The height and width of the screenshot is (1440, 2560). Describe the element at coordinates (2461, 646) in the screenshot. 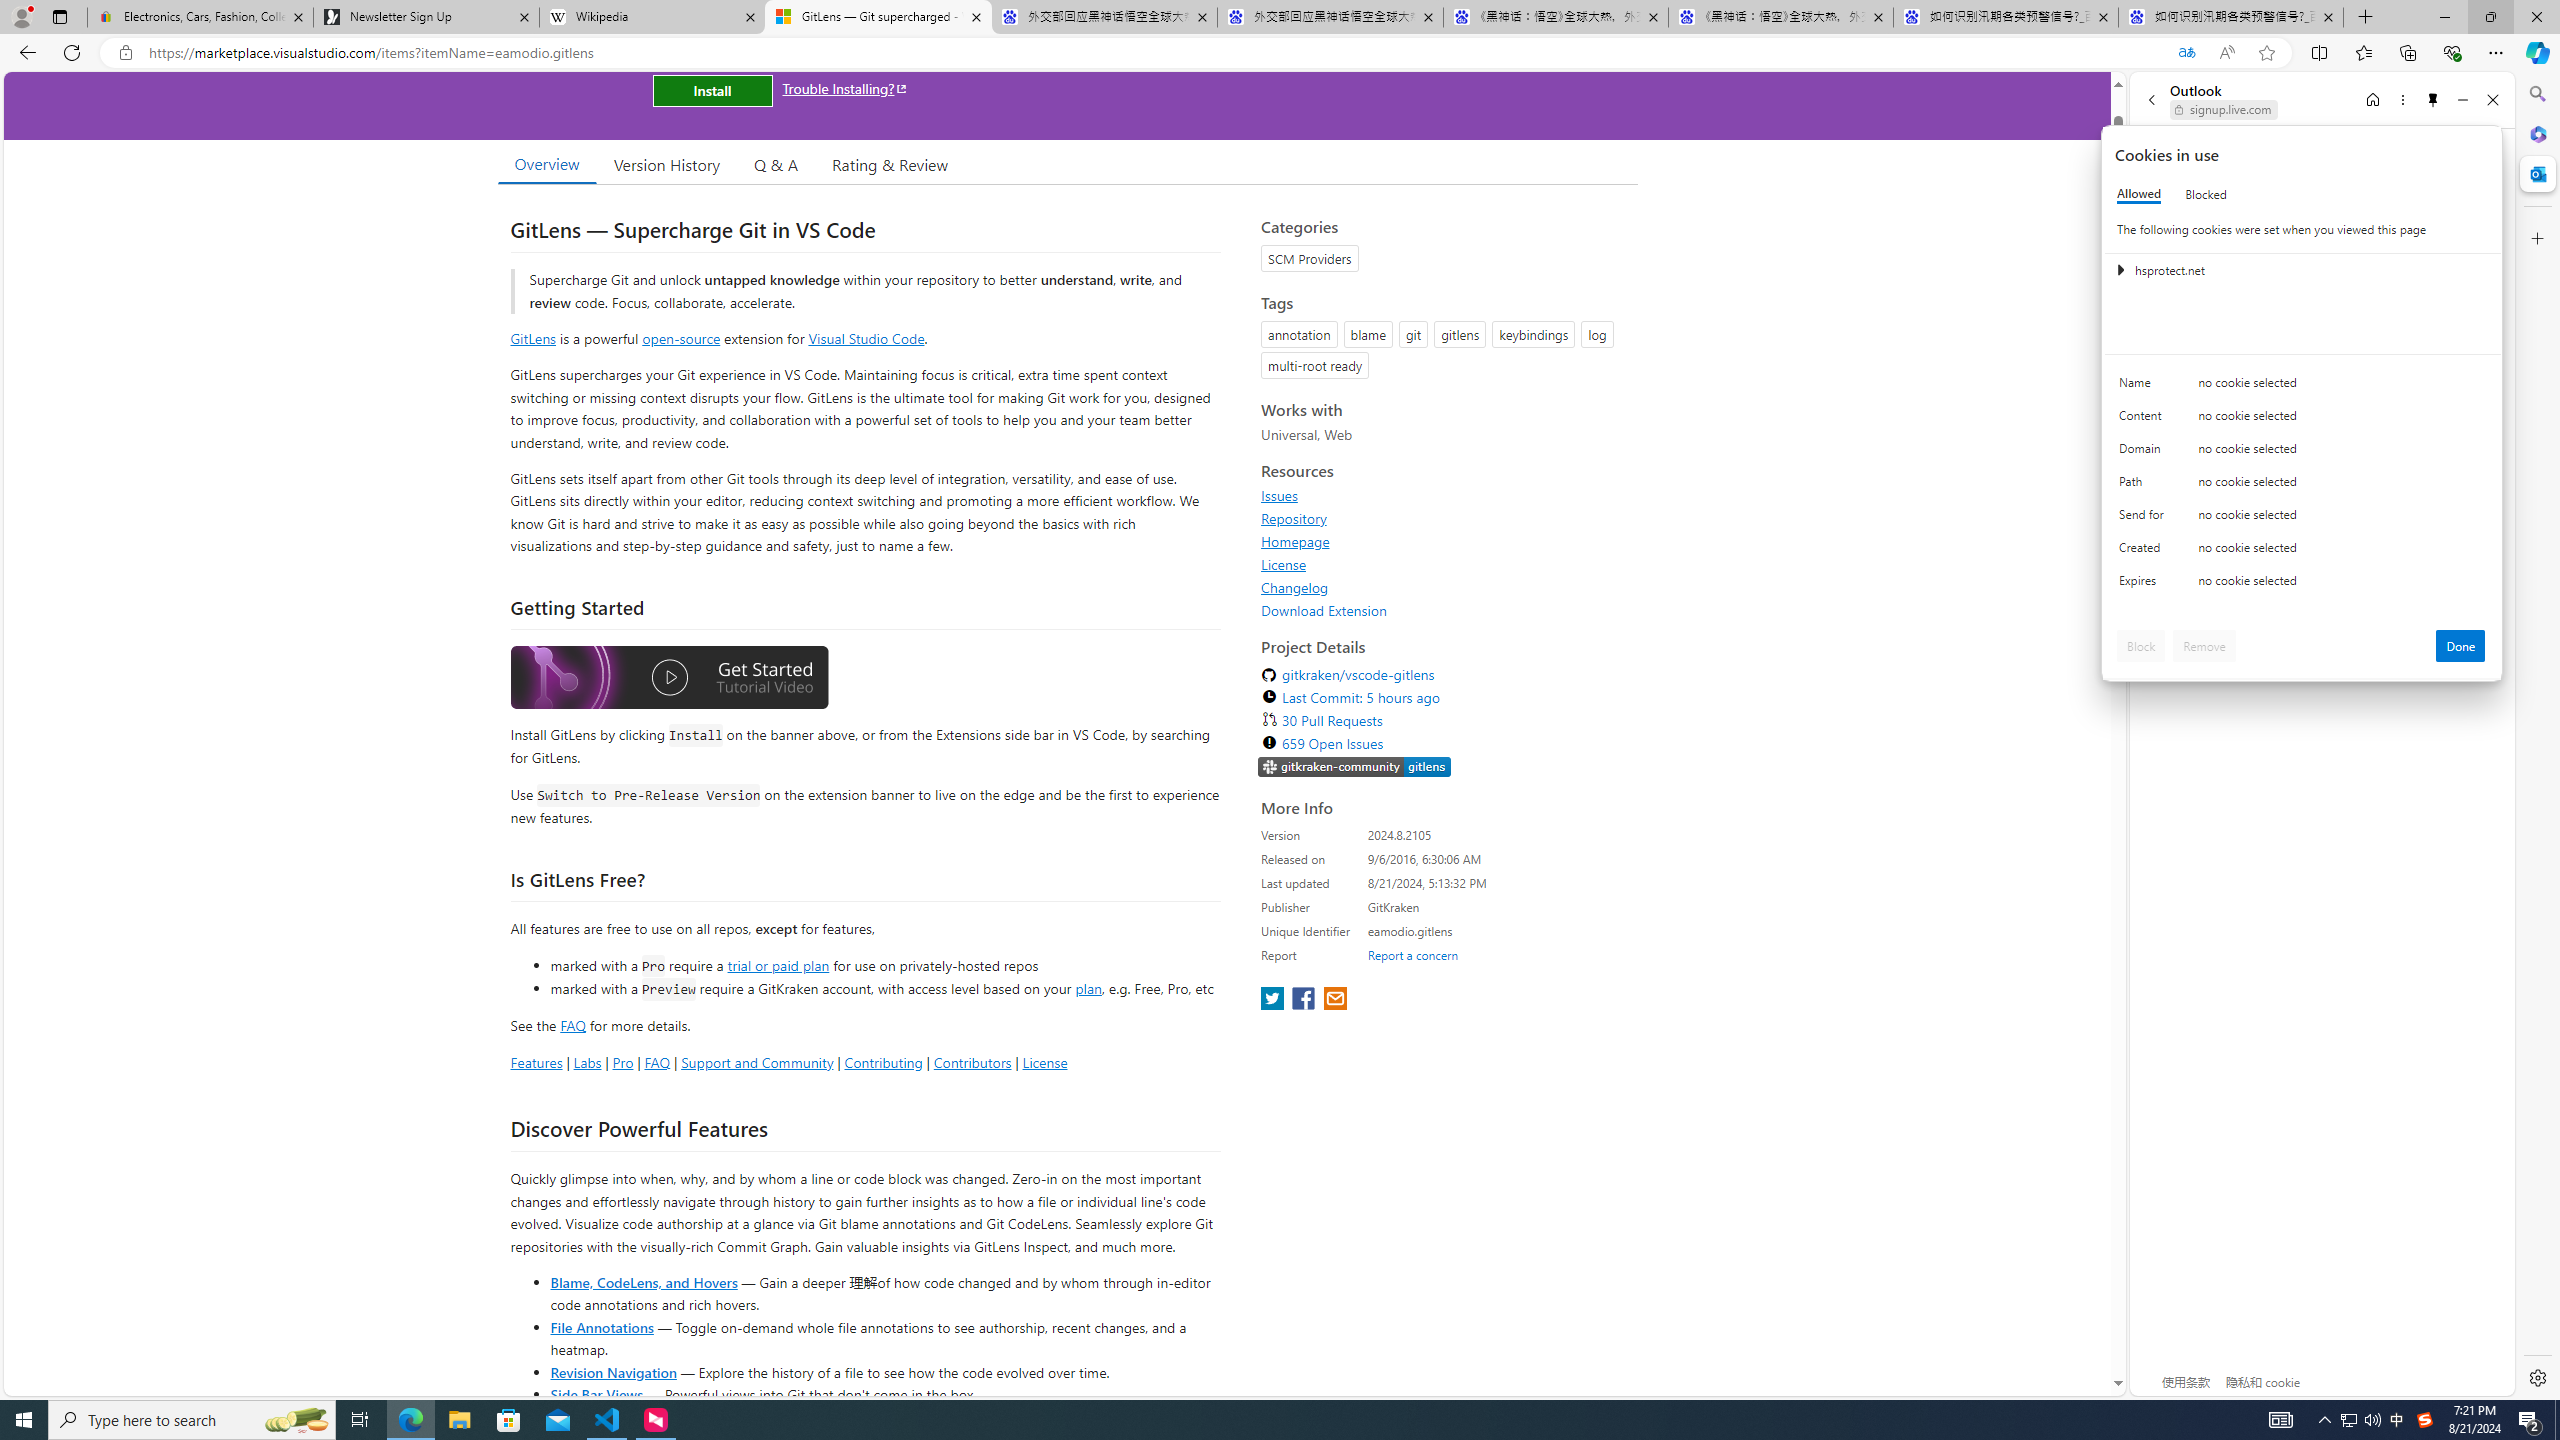

I see `'Done'` at that location.